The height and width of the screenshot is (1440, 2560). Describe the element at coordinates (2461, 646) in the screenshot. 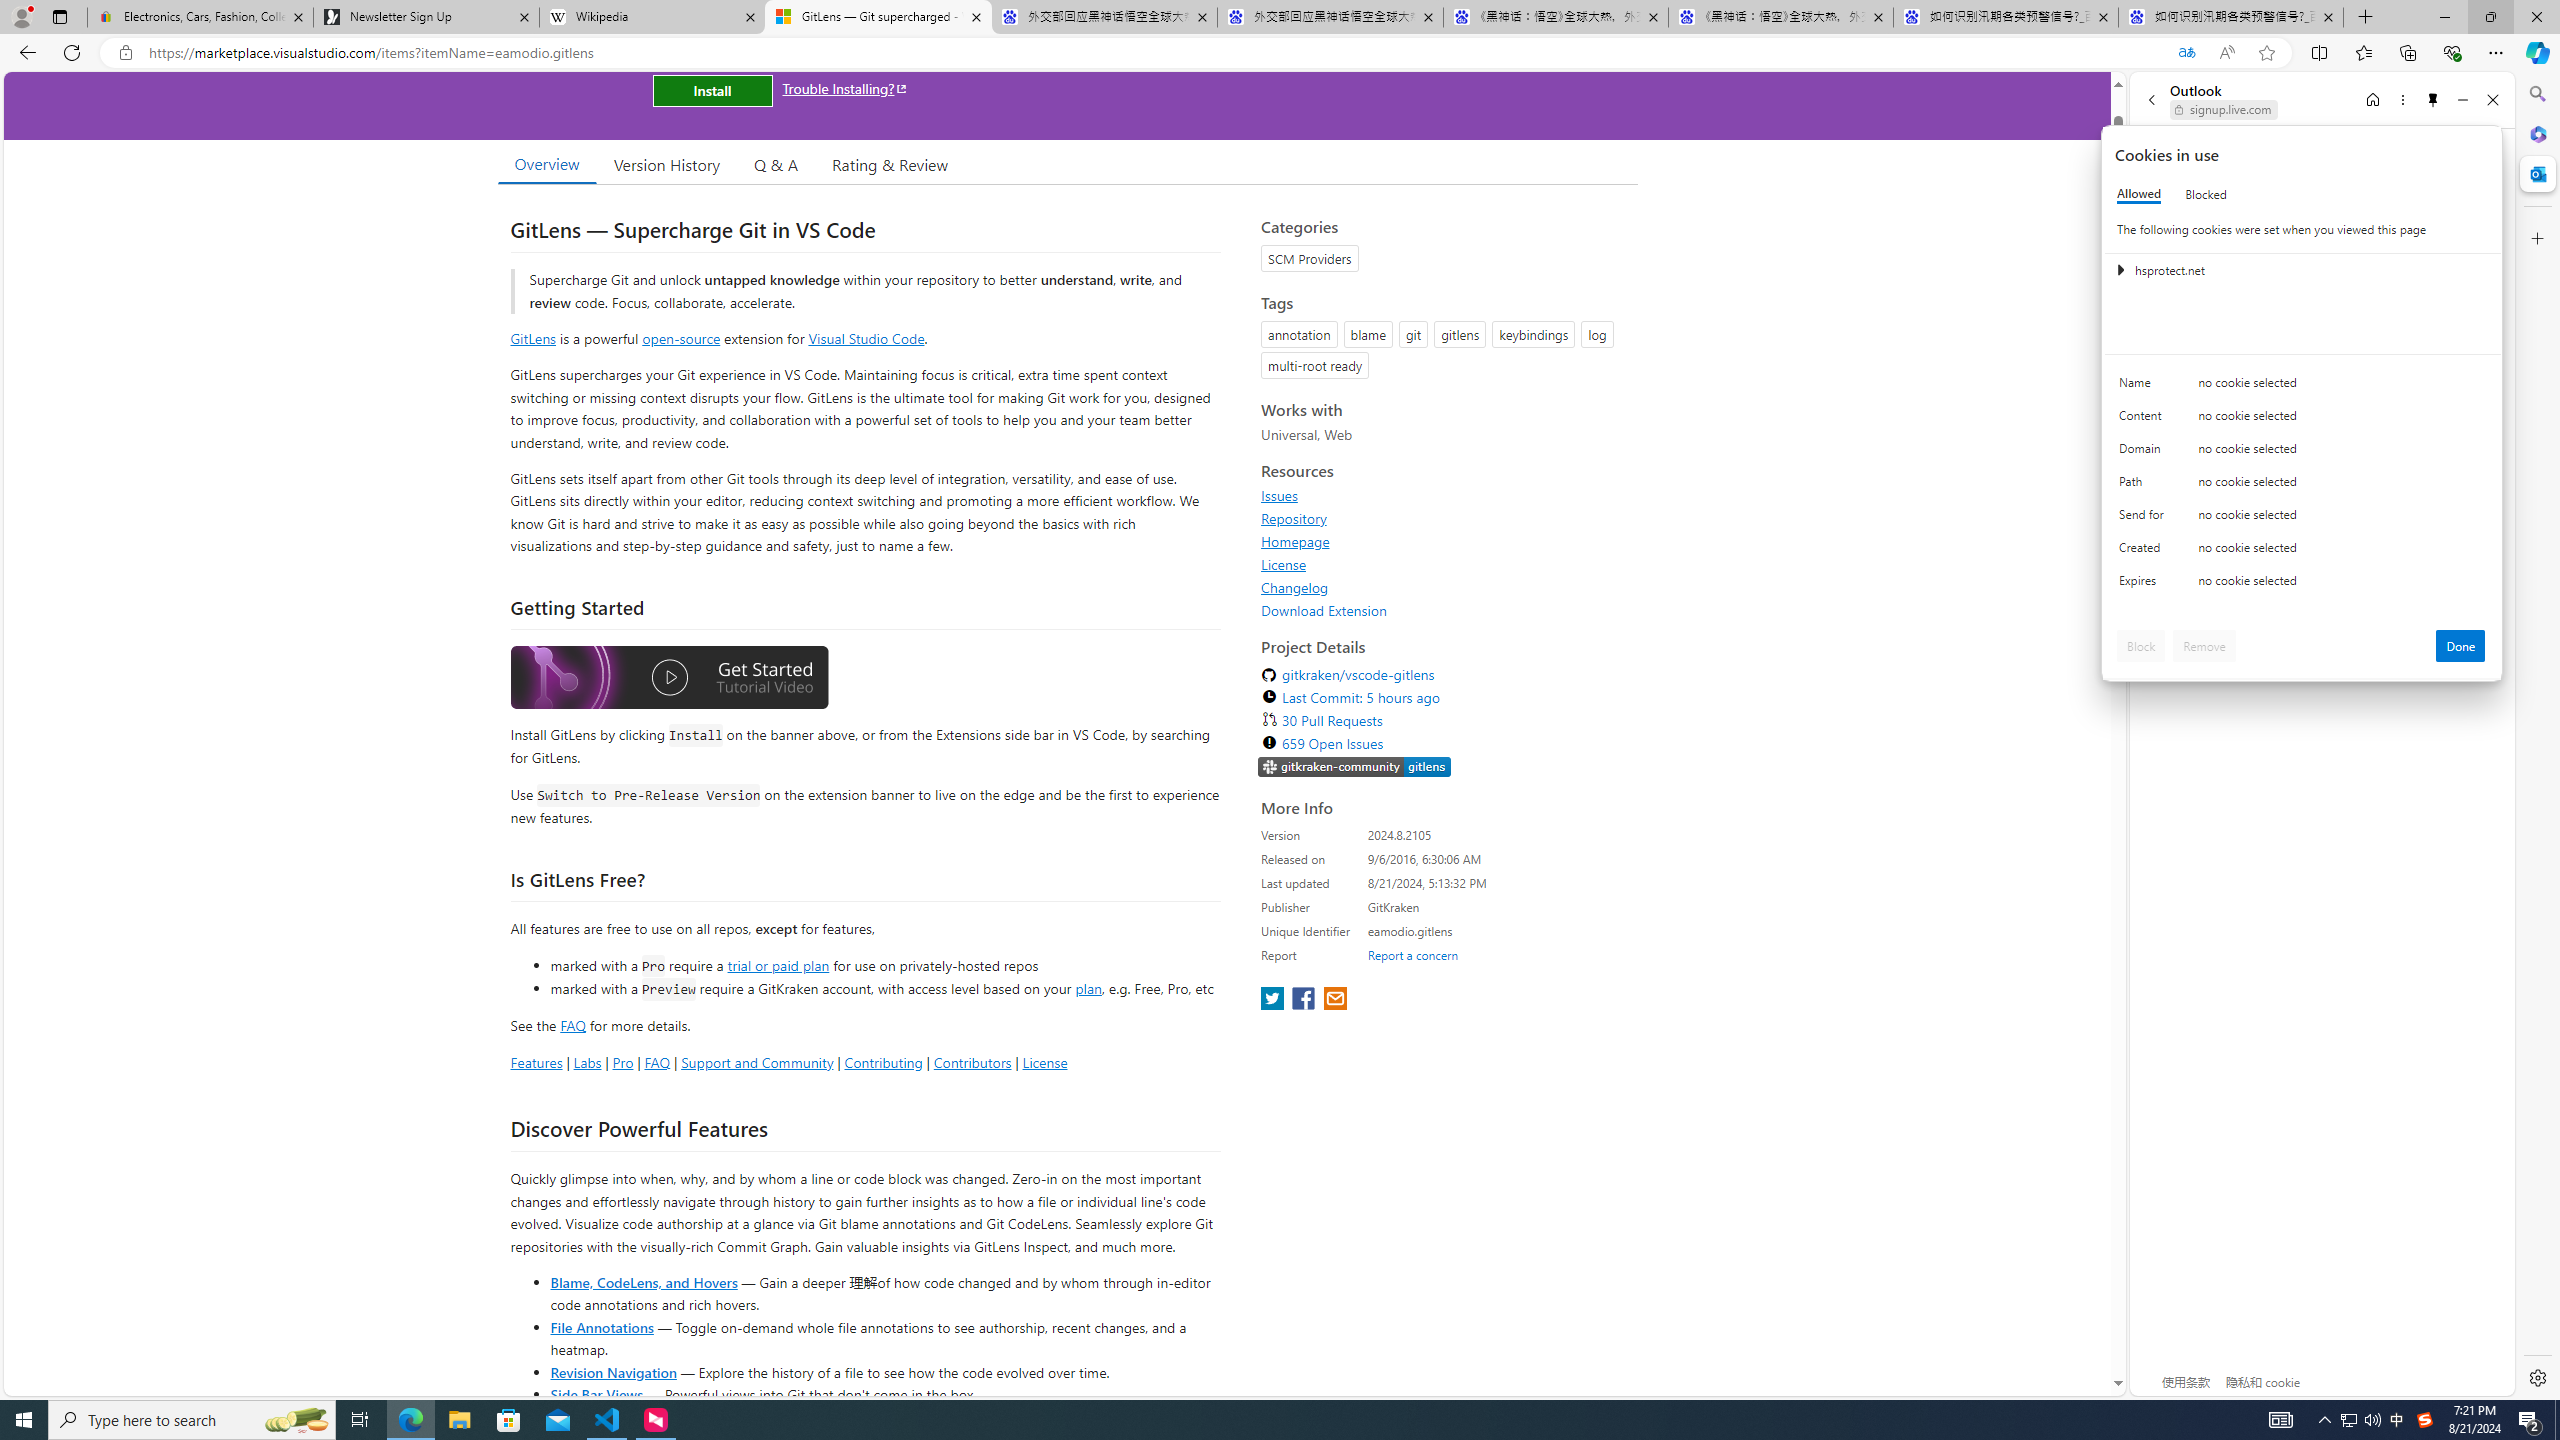

I see `'Done'` at that location.